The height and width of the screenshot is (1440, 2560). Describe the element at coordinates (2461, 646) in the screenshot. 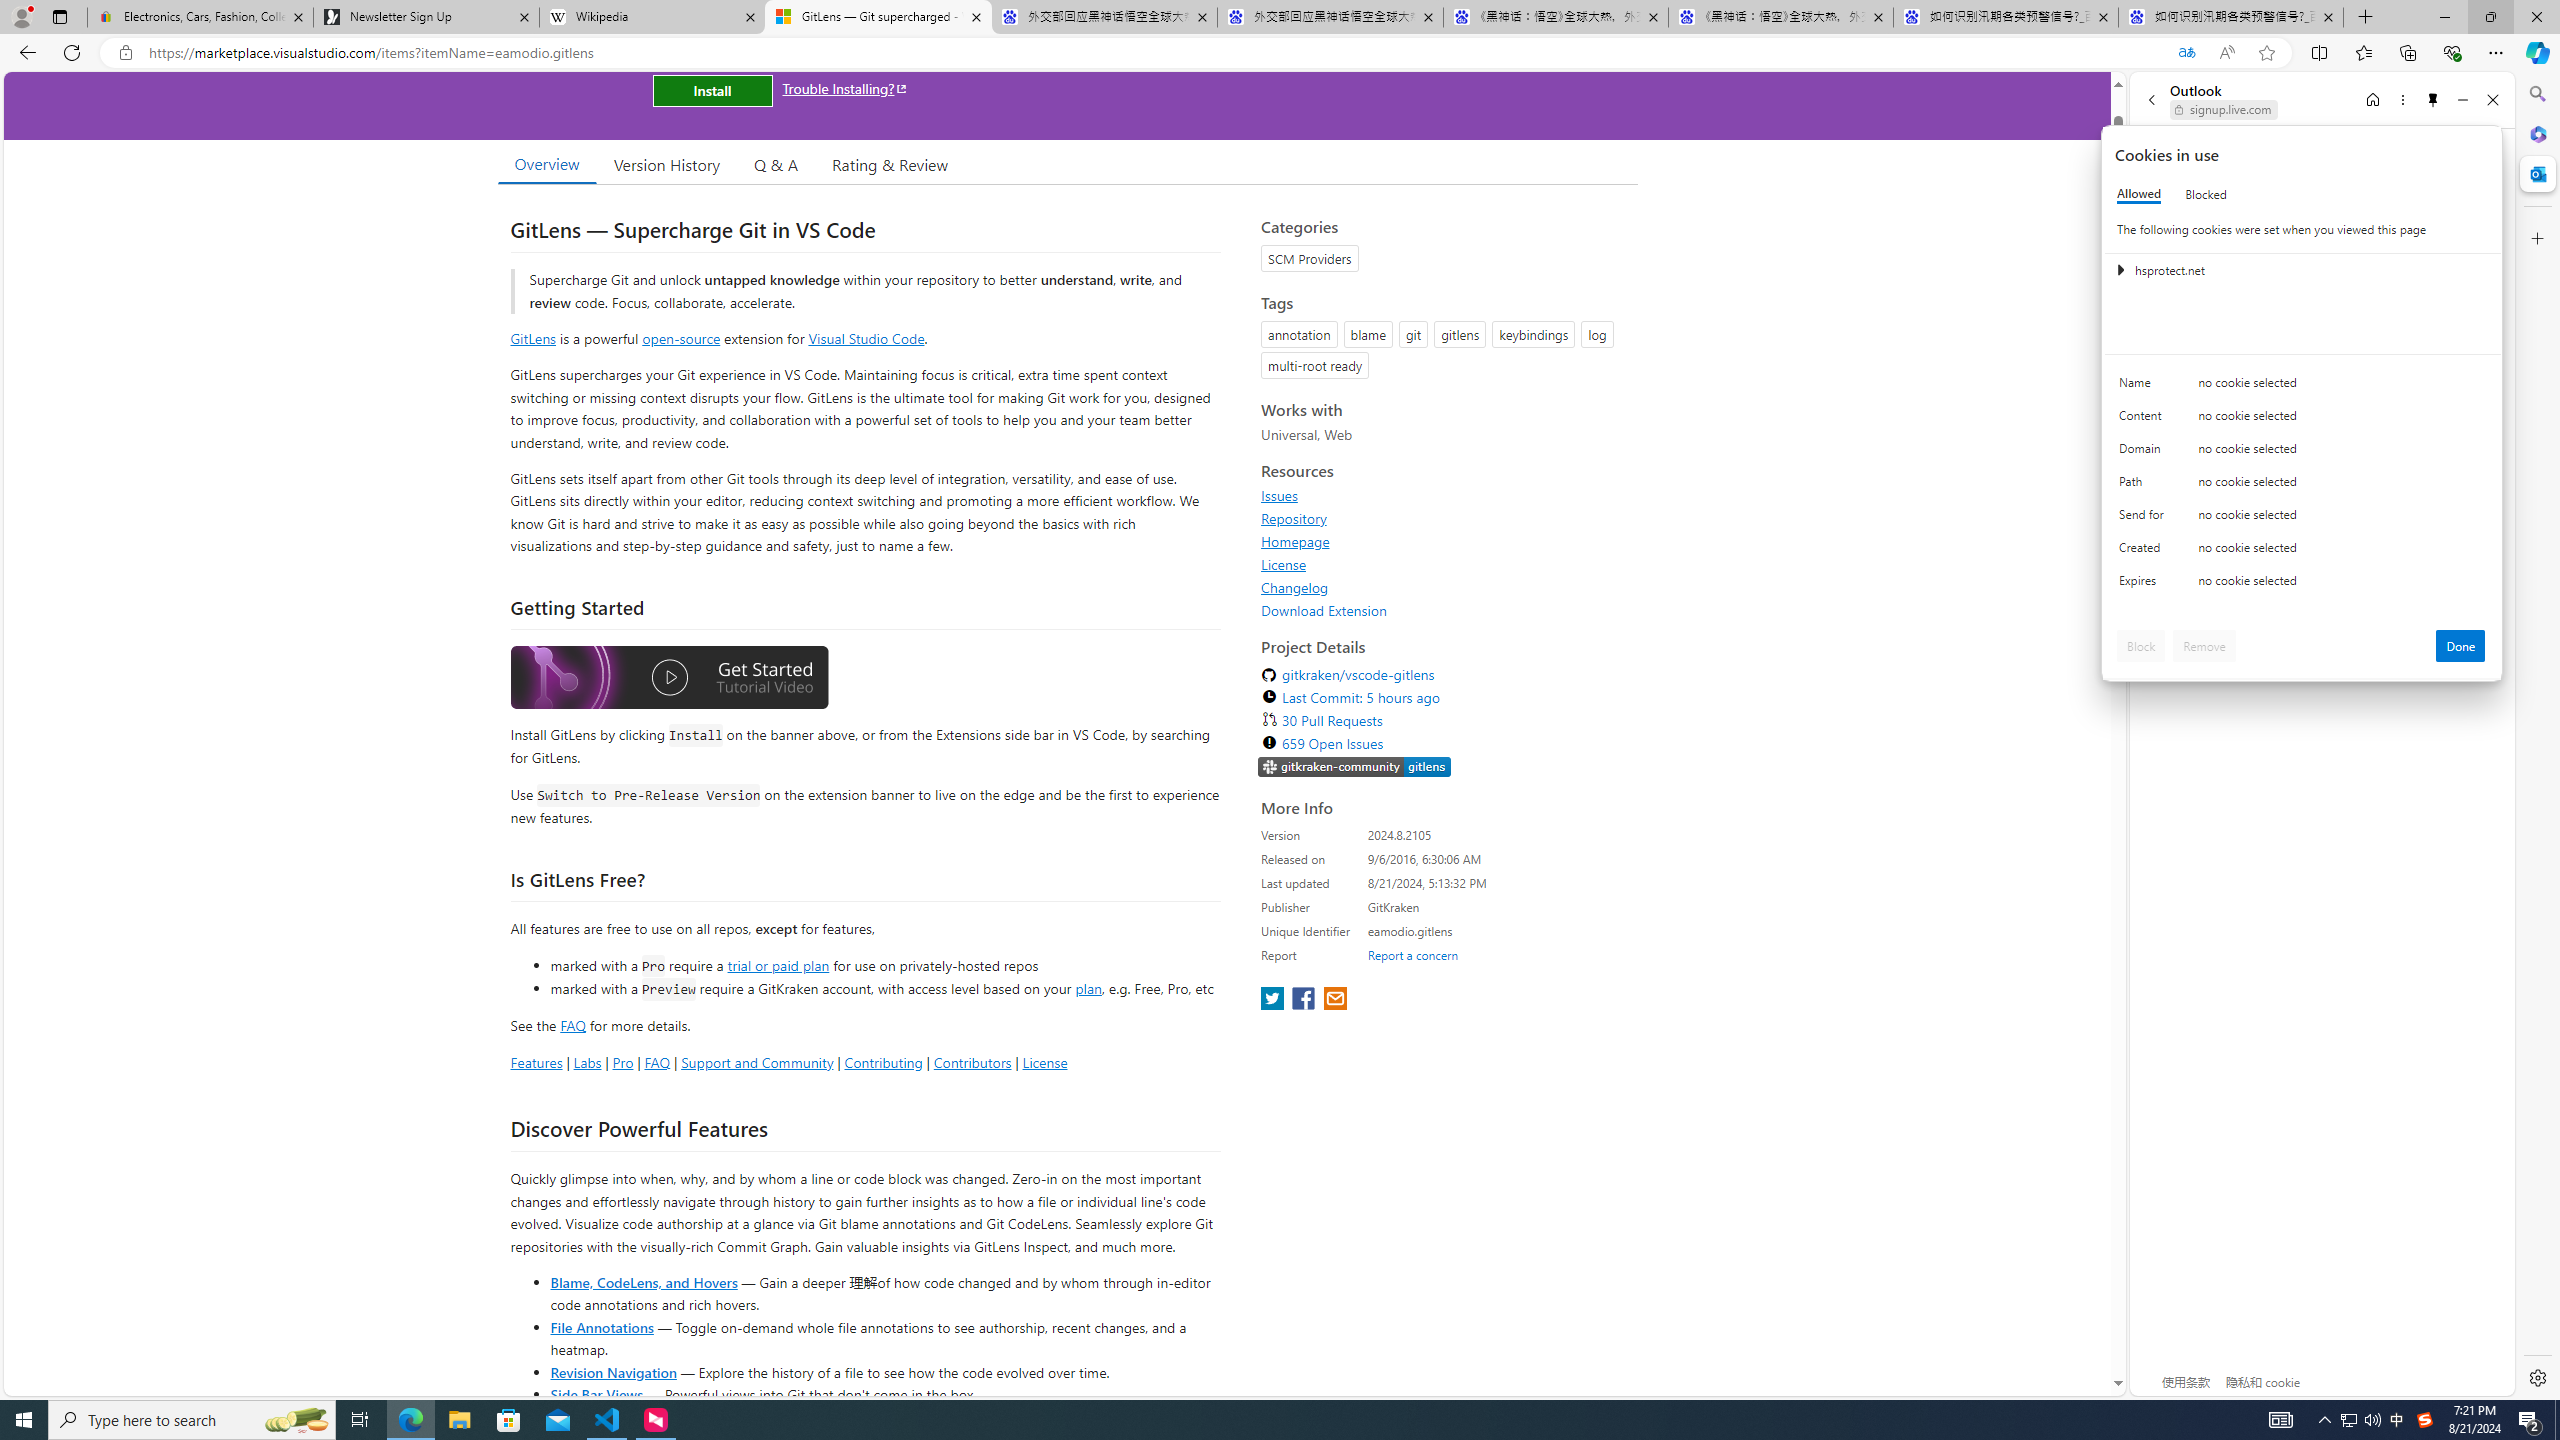

I see `'Done'` at that location.